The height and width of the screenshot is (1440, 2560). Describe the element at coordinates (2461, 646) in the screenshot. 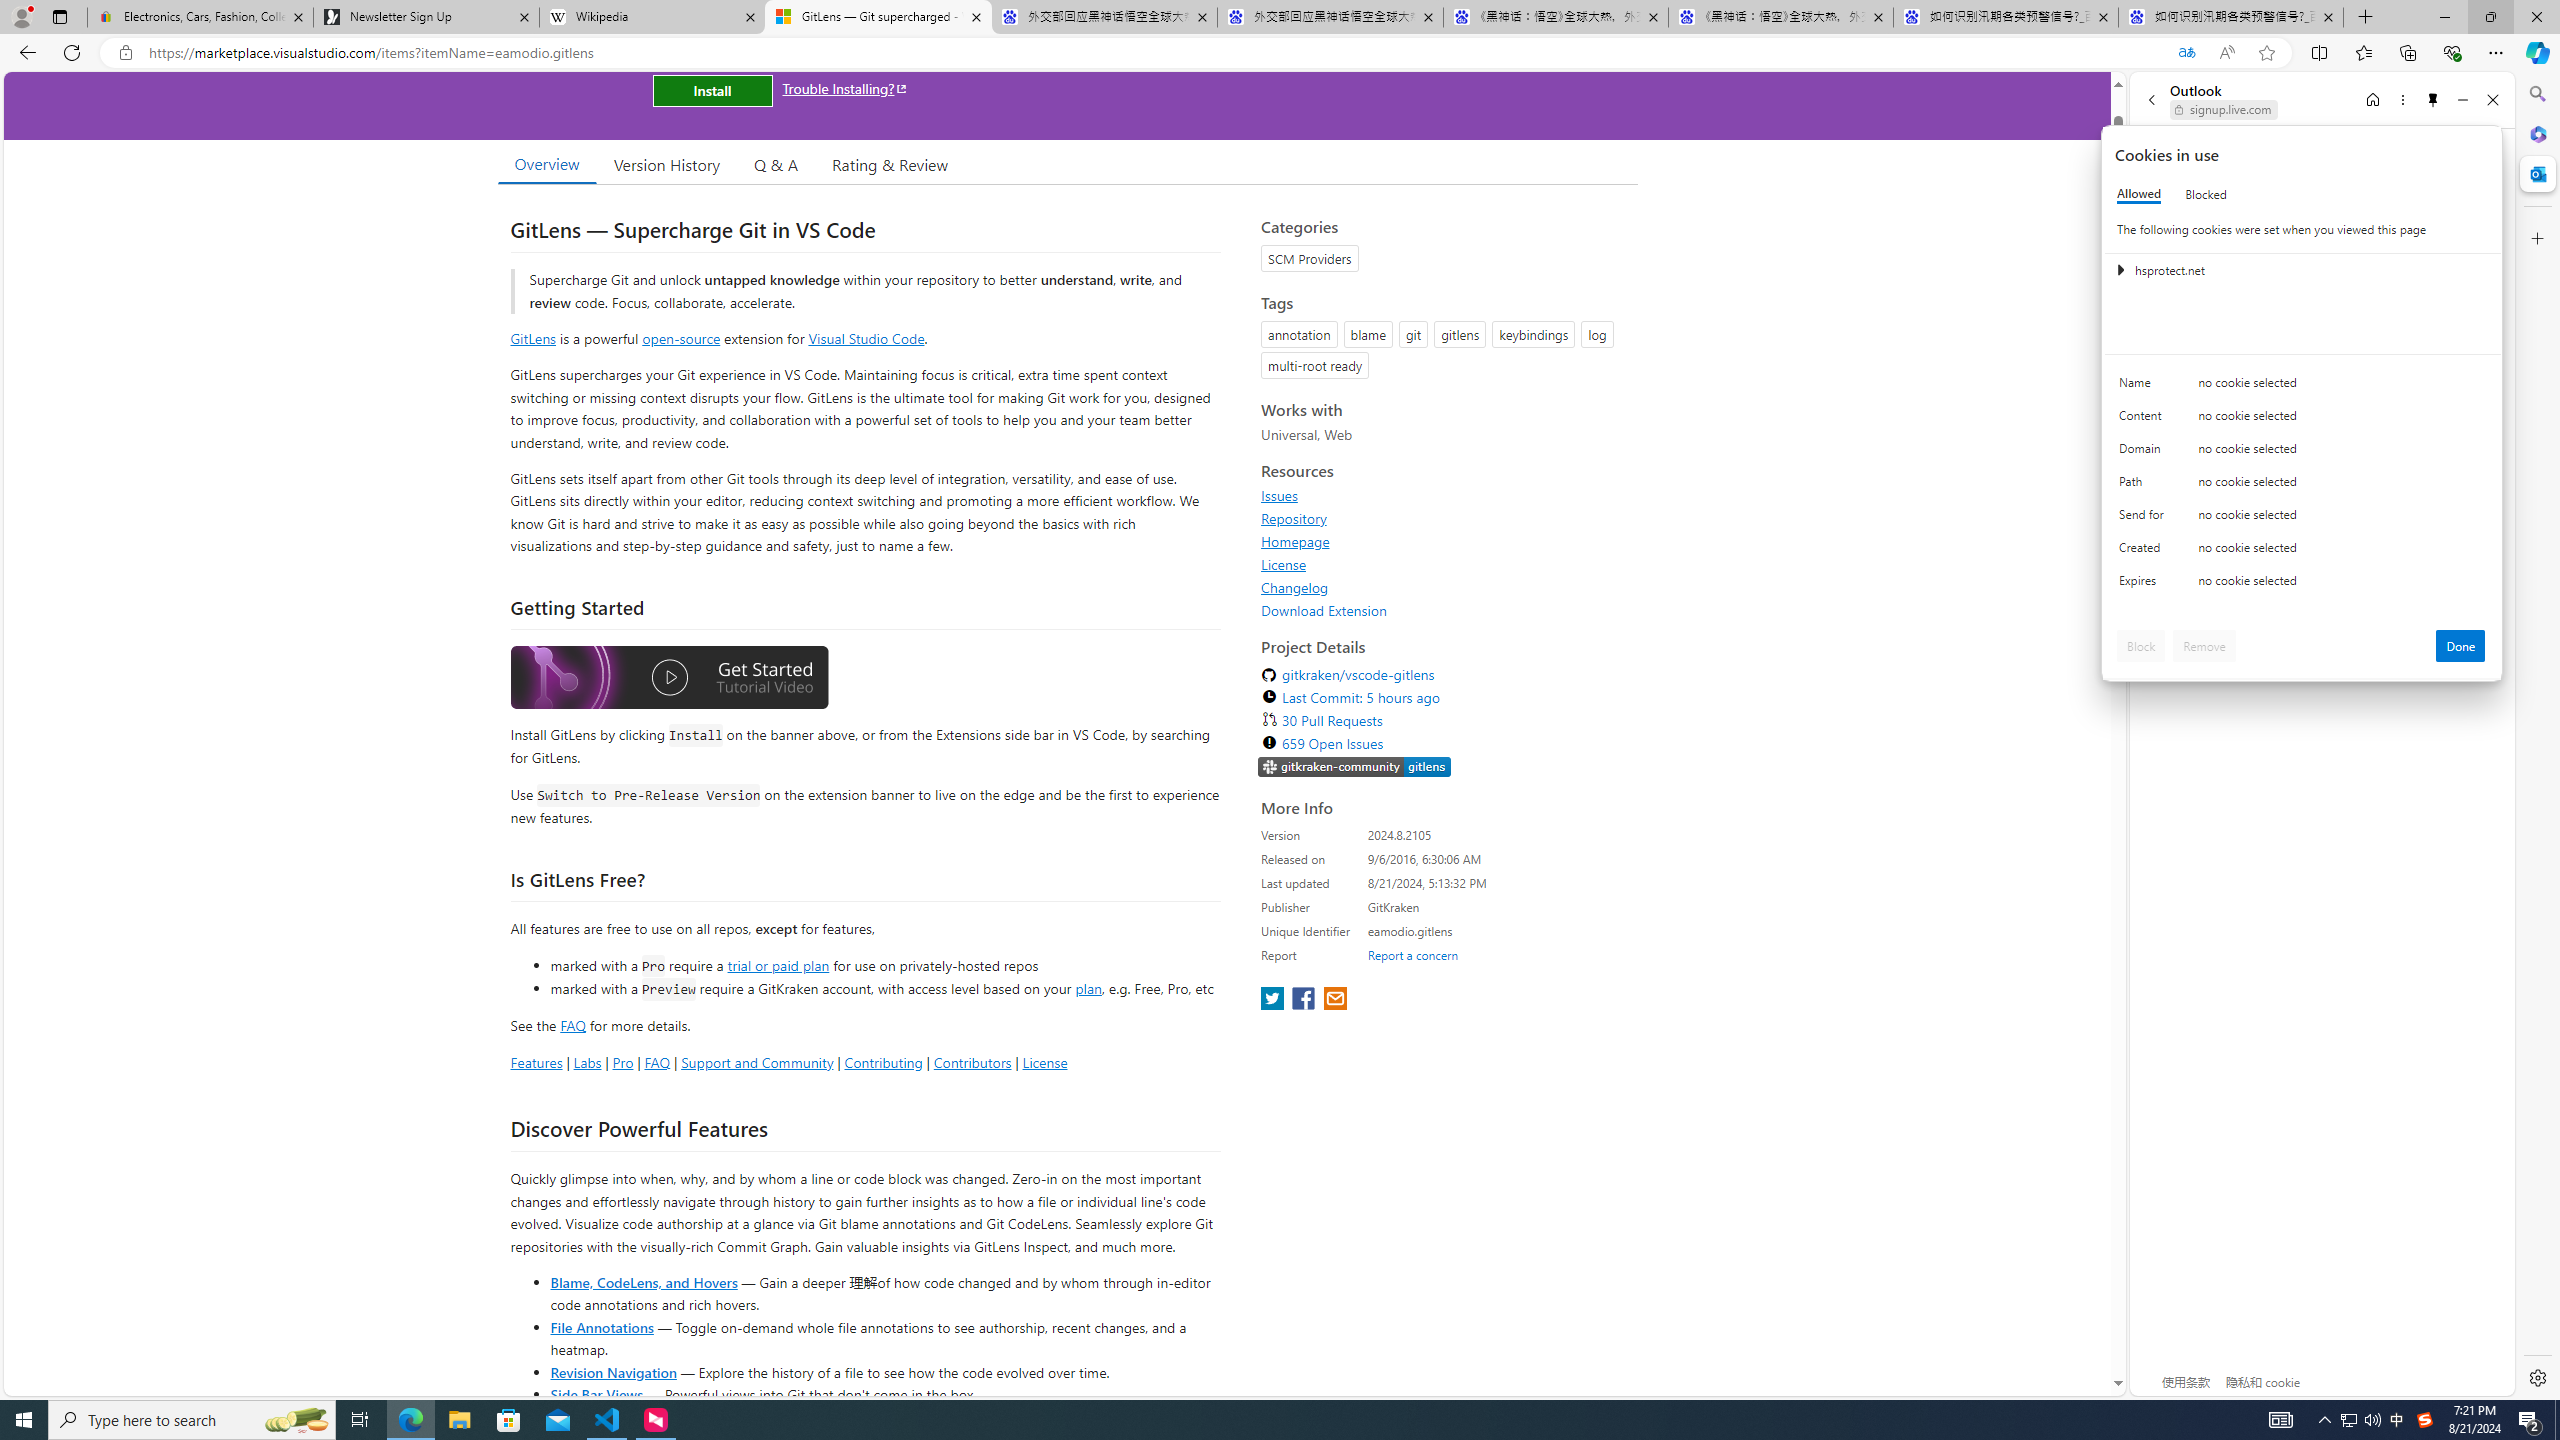

I see `'Done'` at that location.